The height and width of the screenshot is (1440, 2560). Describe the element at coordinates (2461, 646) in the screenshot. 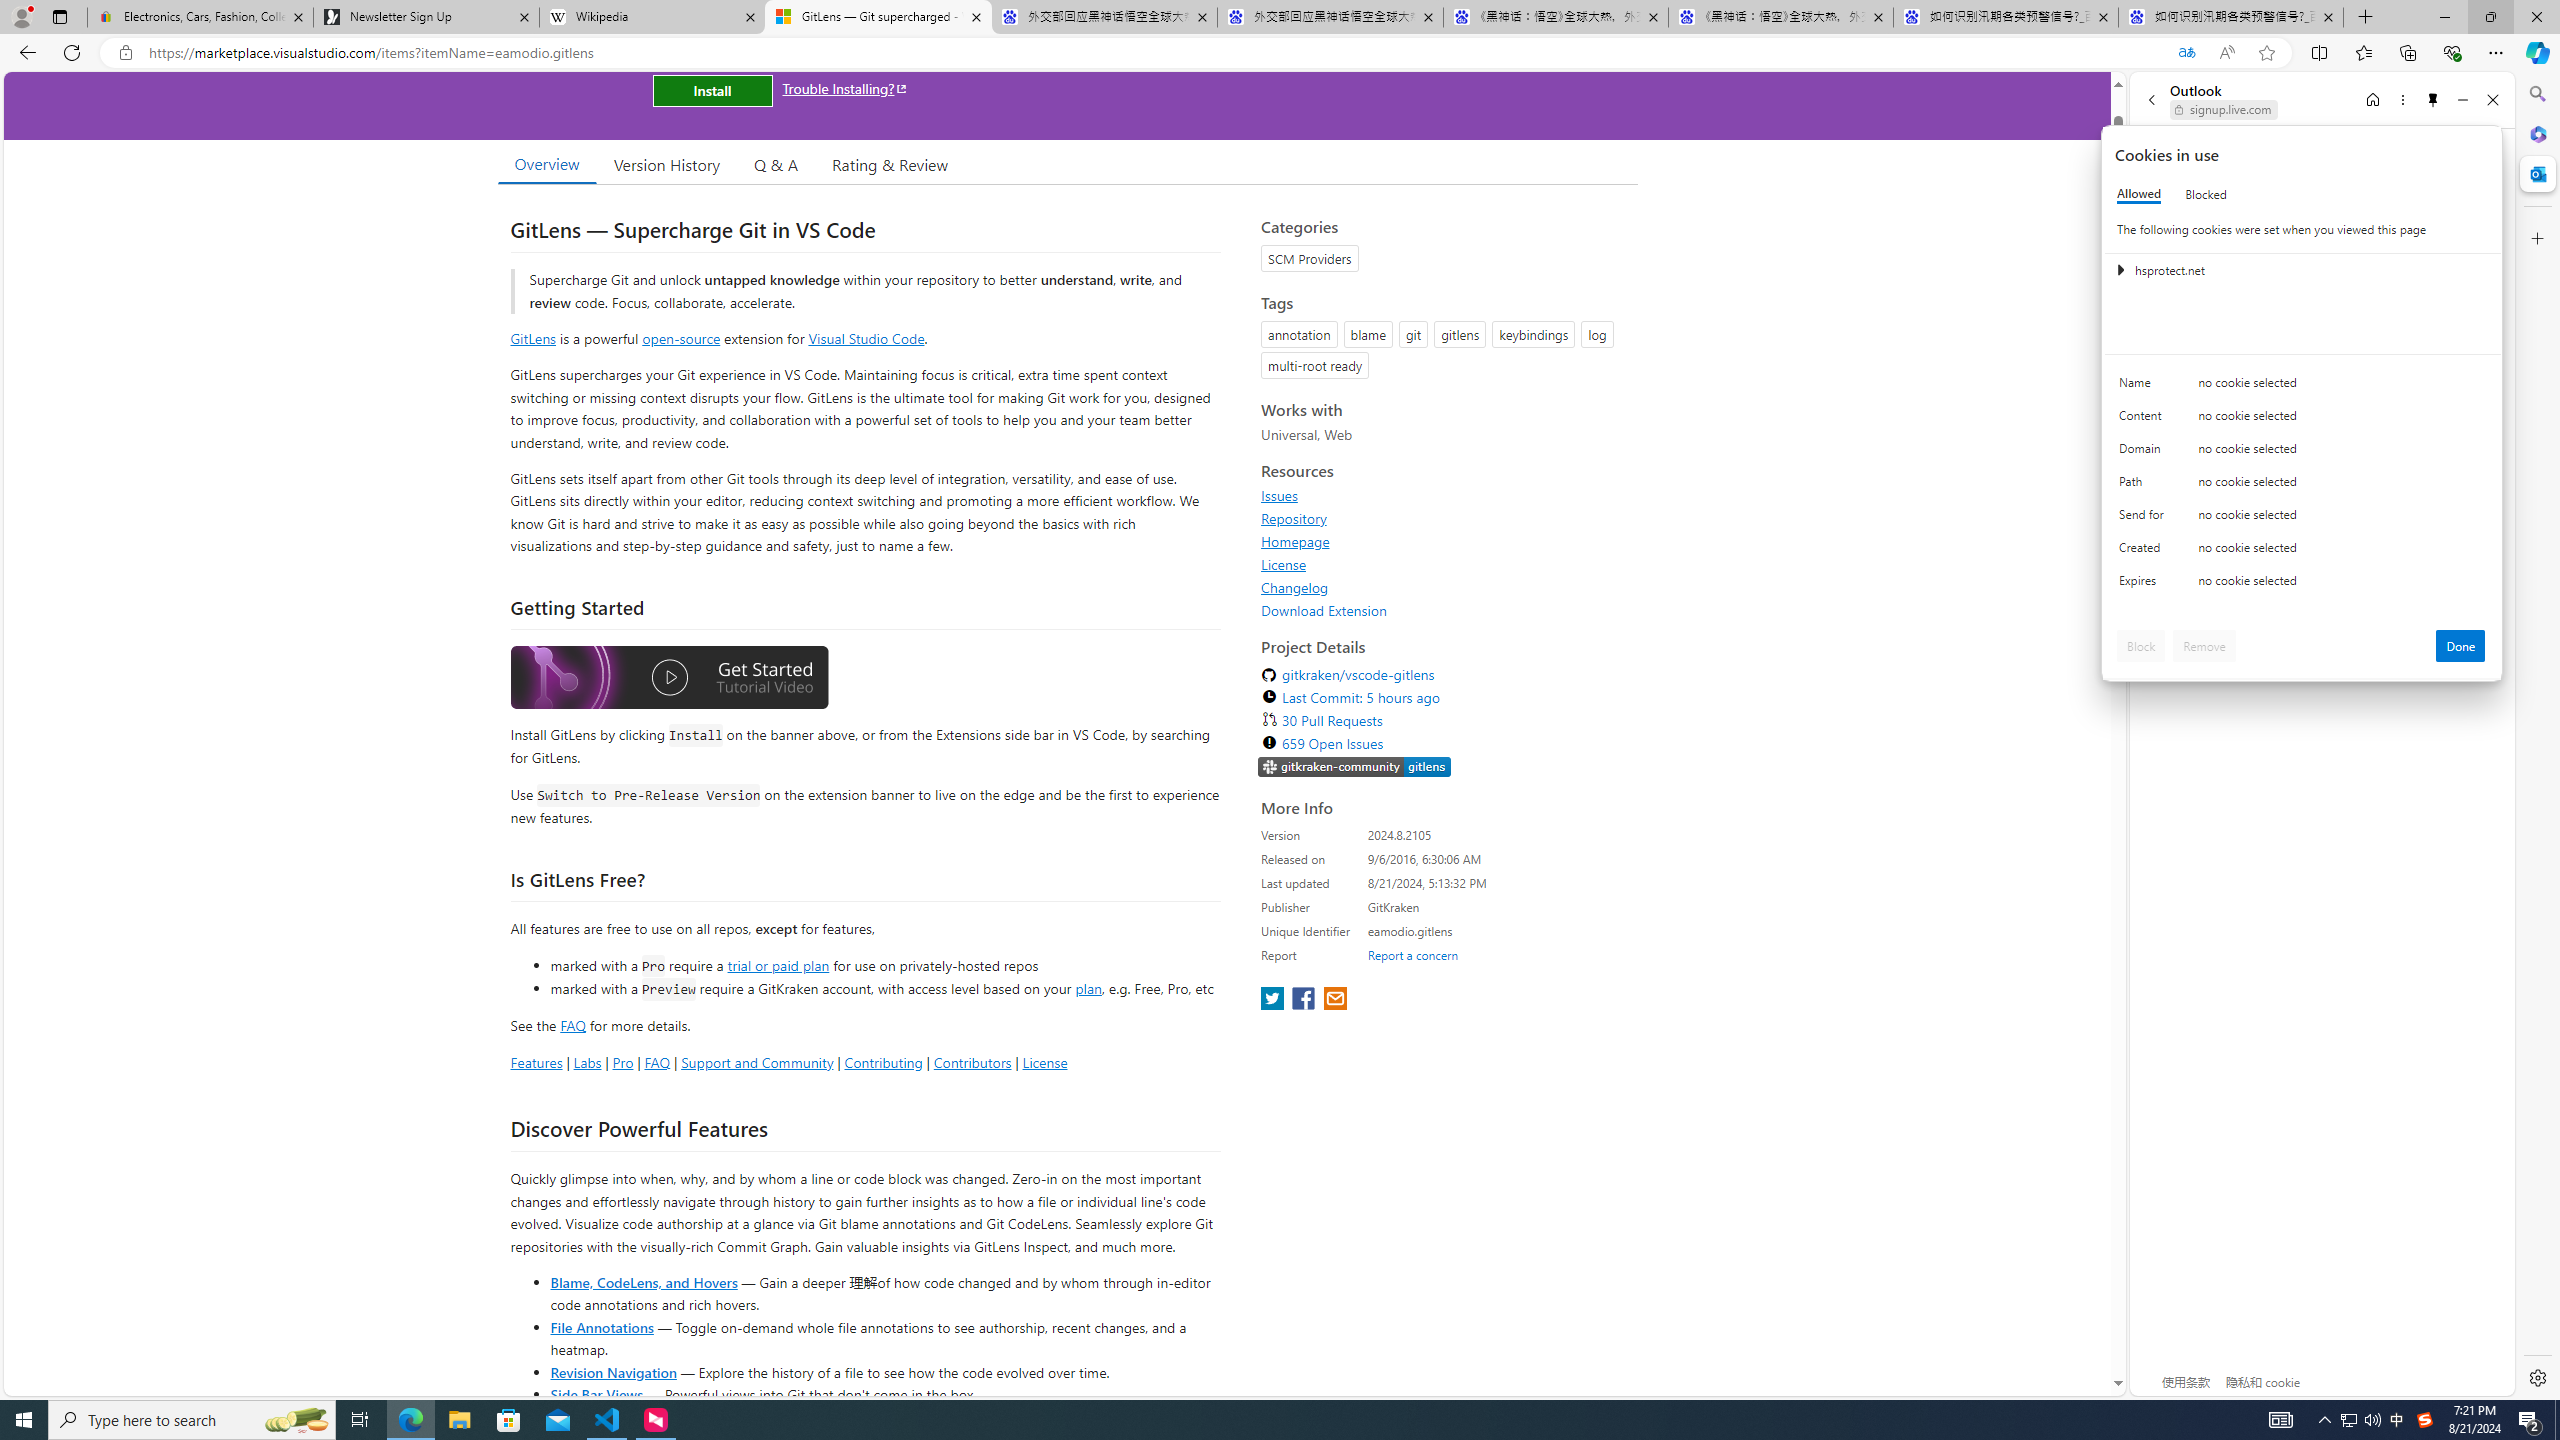

I see `'Done'` at that location.